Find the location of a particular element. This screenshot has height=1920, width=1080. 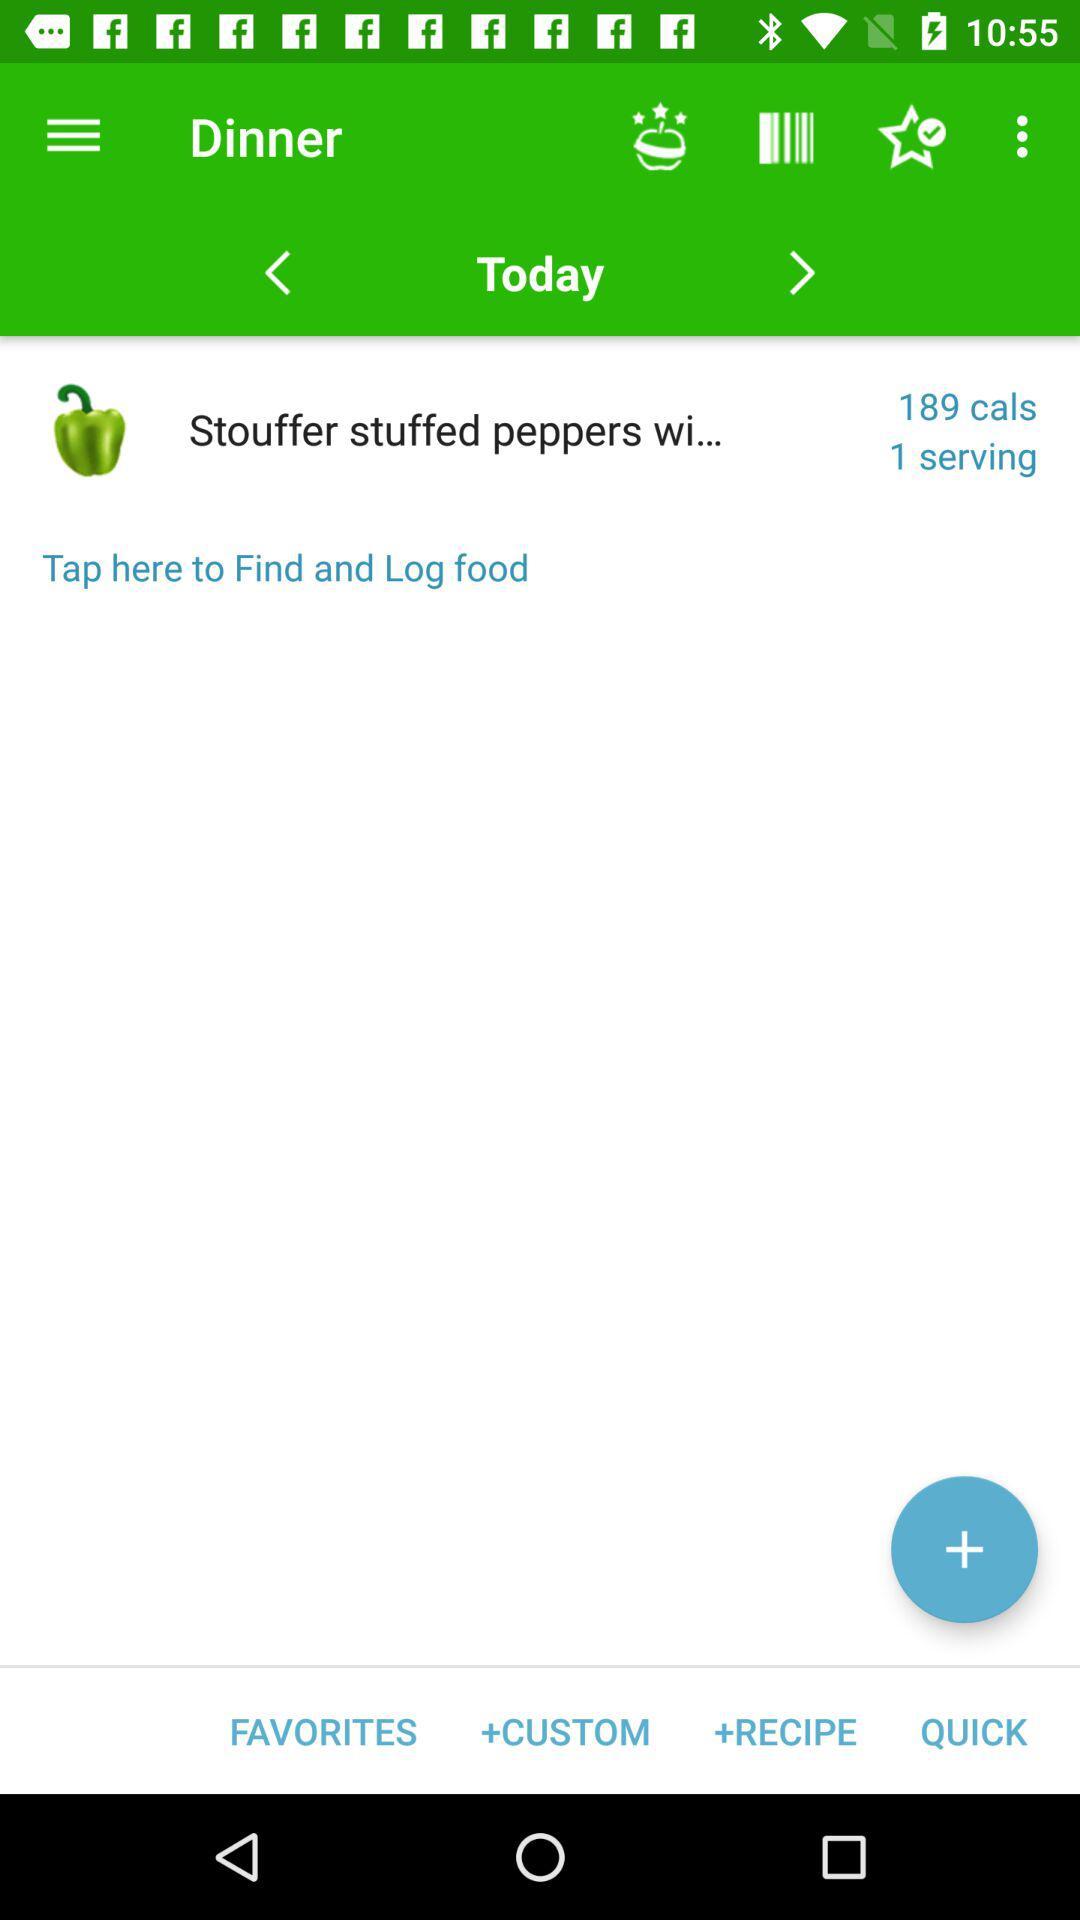

previous day is located at coordinates (277, 272).